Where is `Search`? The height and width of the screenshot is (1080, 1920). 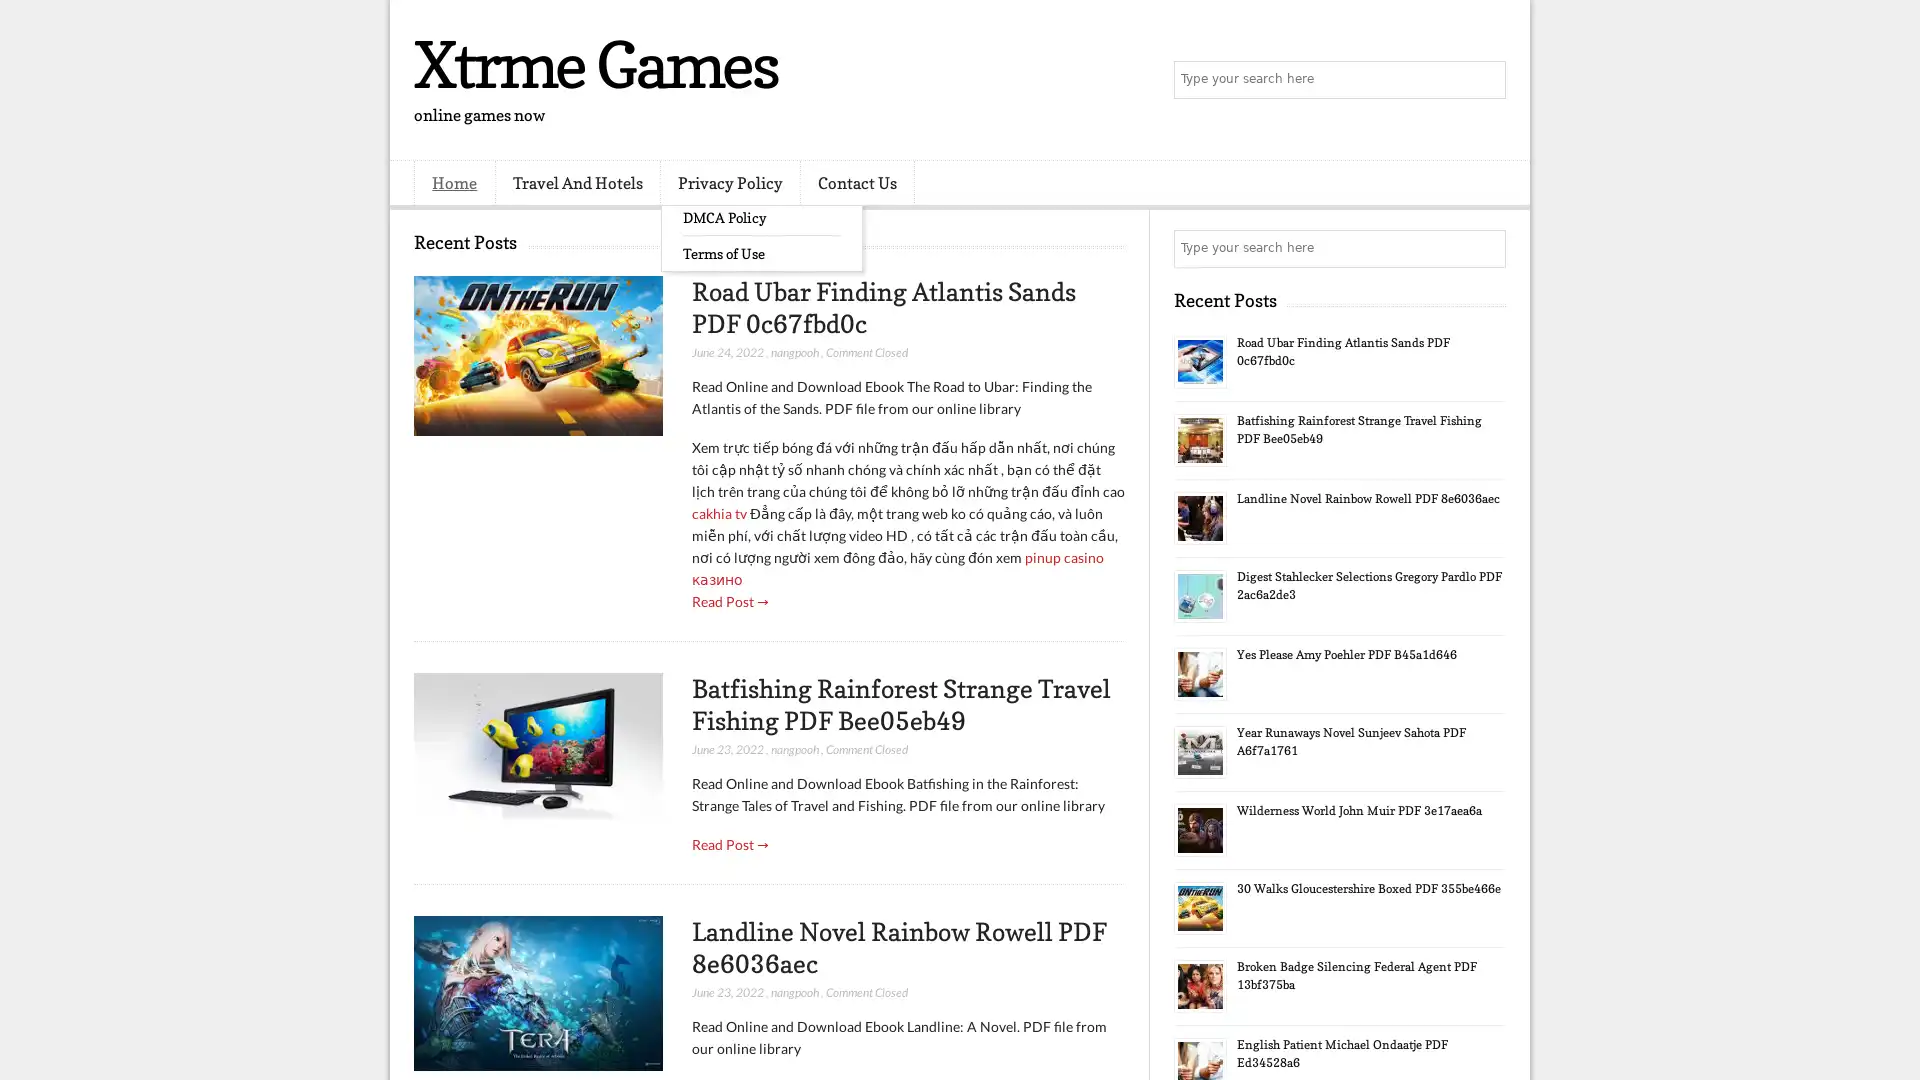
Search is located at coordinates (1485, 248).